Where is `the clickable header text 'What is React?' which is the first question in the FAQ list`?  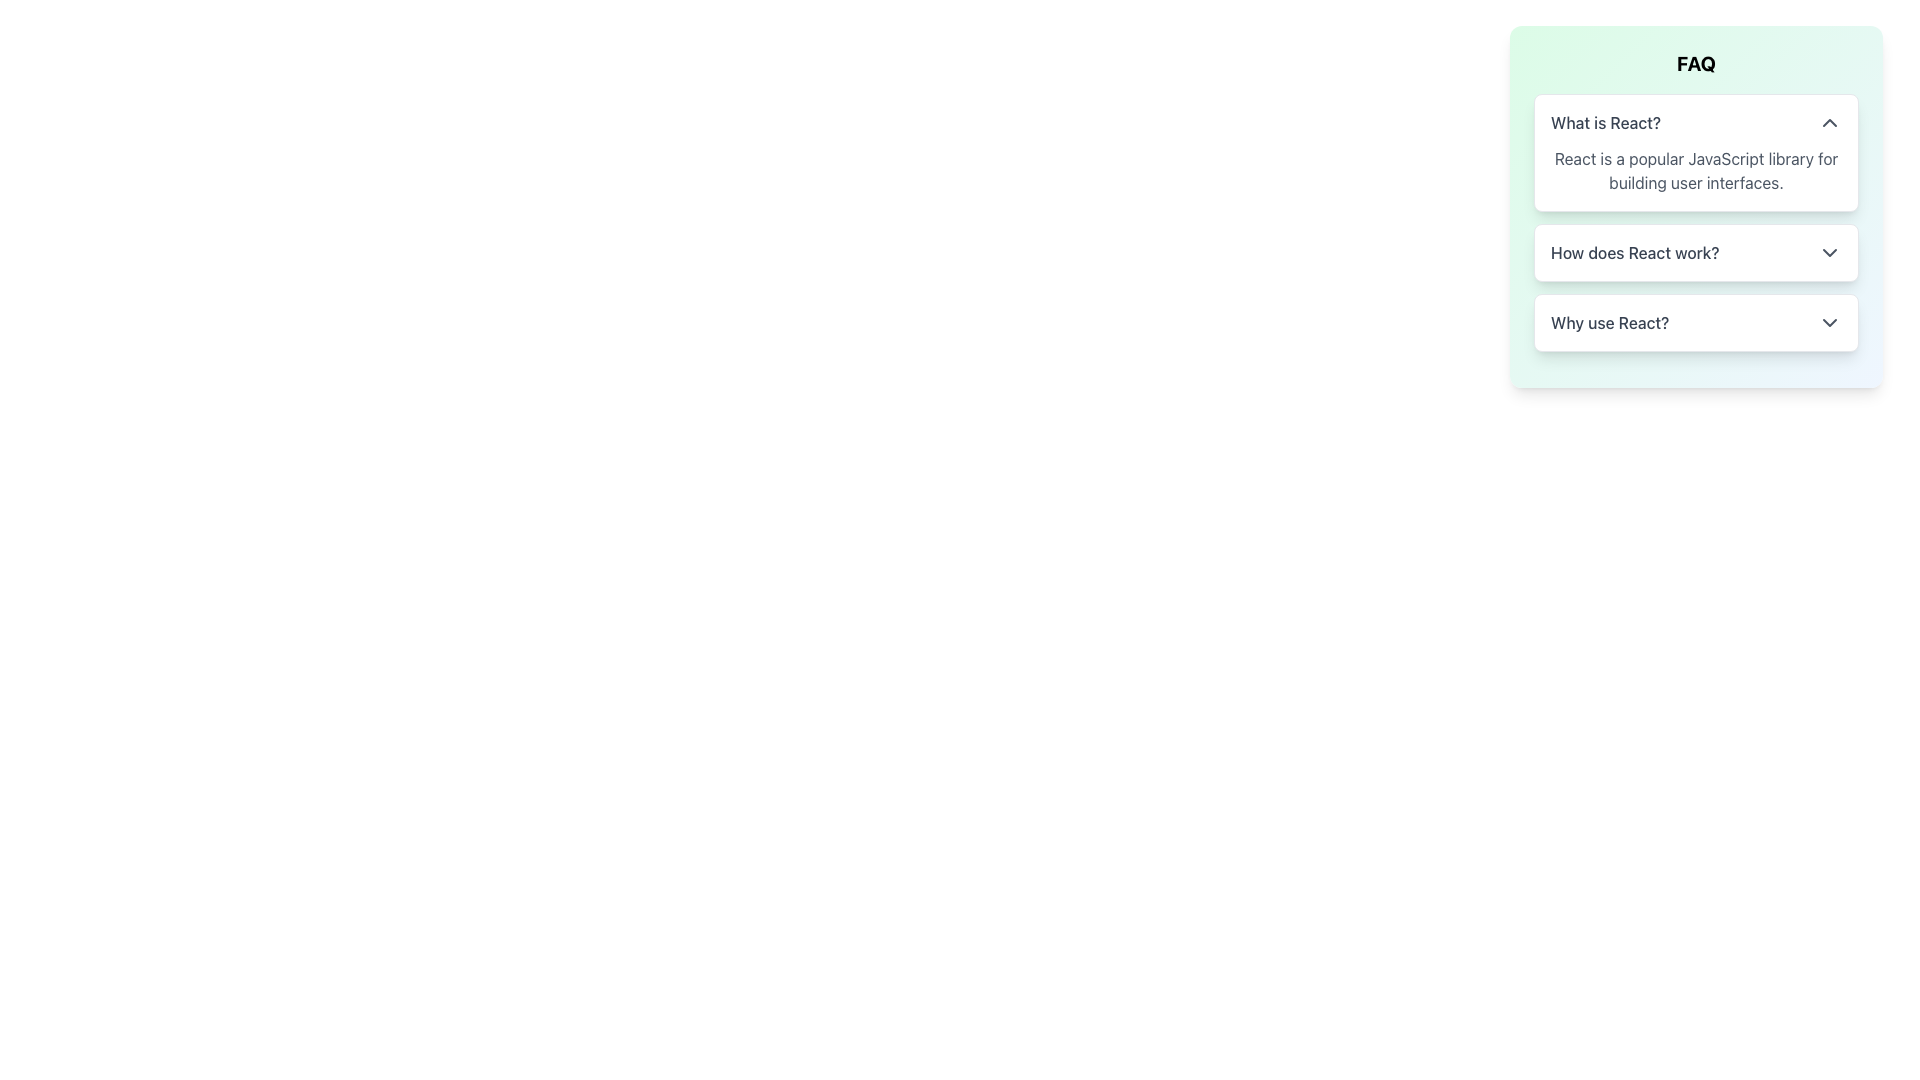
the clickable header text 'What is React?' which is the first question in the FAQ list is located at coordinates (1606, 123).